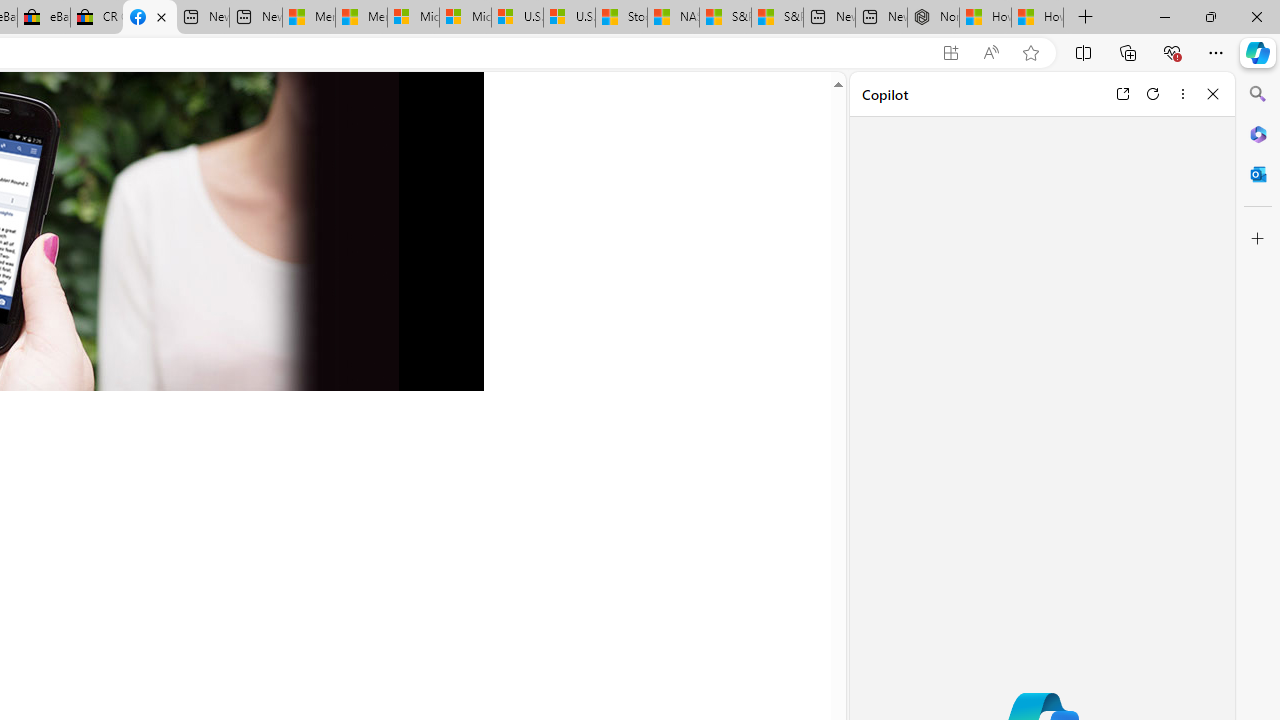 This screenshot has height=720, width=1280. Describe the element at coordinates (950, 52) in the screenshot. I see `'App available. Install Facebook'` at that location.